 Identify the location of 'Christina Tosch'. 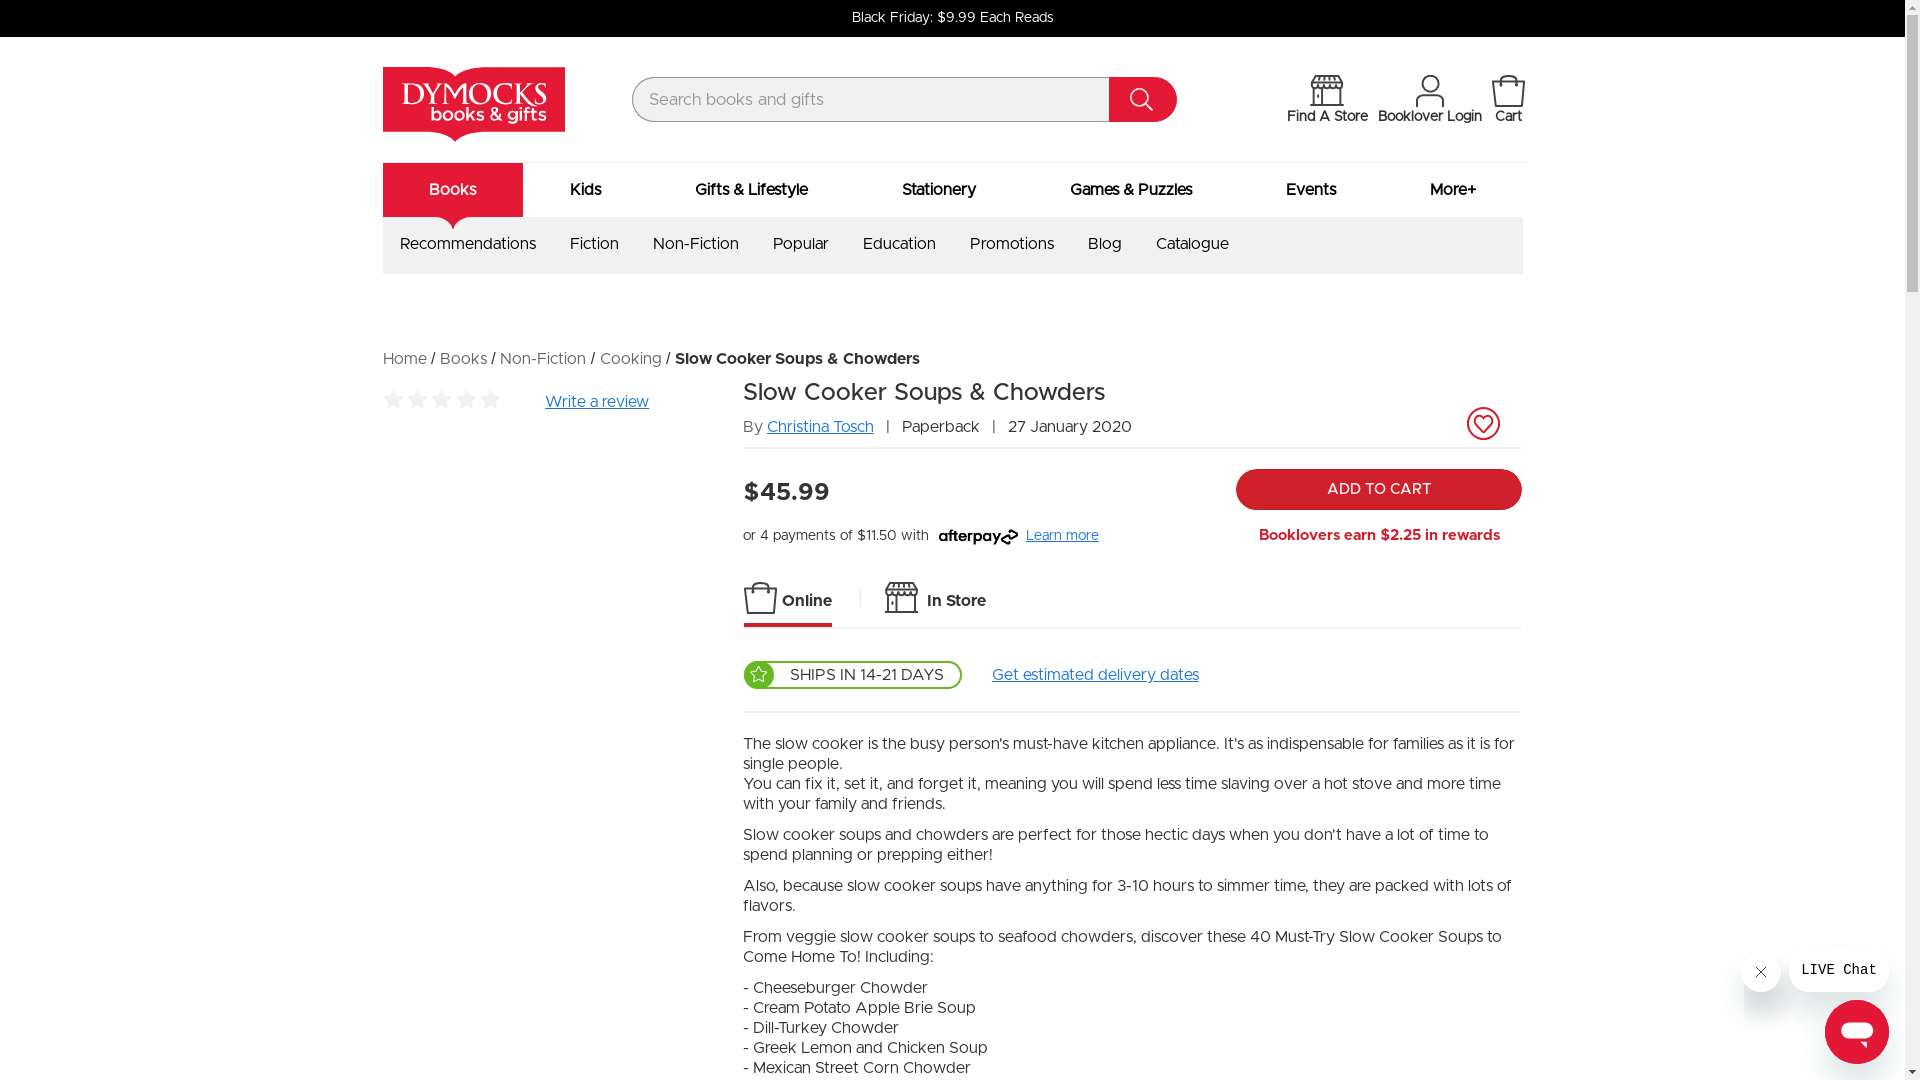
(766, 426).